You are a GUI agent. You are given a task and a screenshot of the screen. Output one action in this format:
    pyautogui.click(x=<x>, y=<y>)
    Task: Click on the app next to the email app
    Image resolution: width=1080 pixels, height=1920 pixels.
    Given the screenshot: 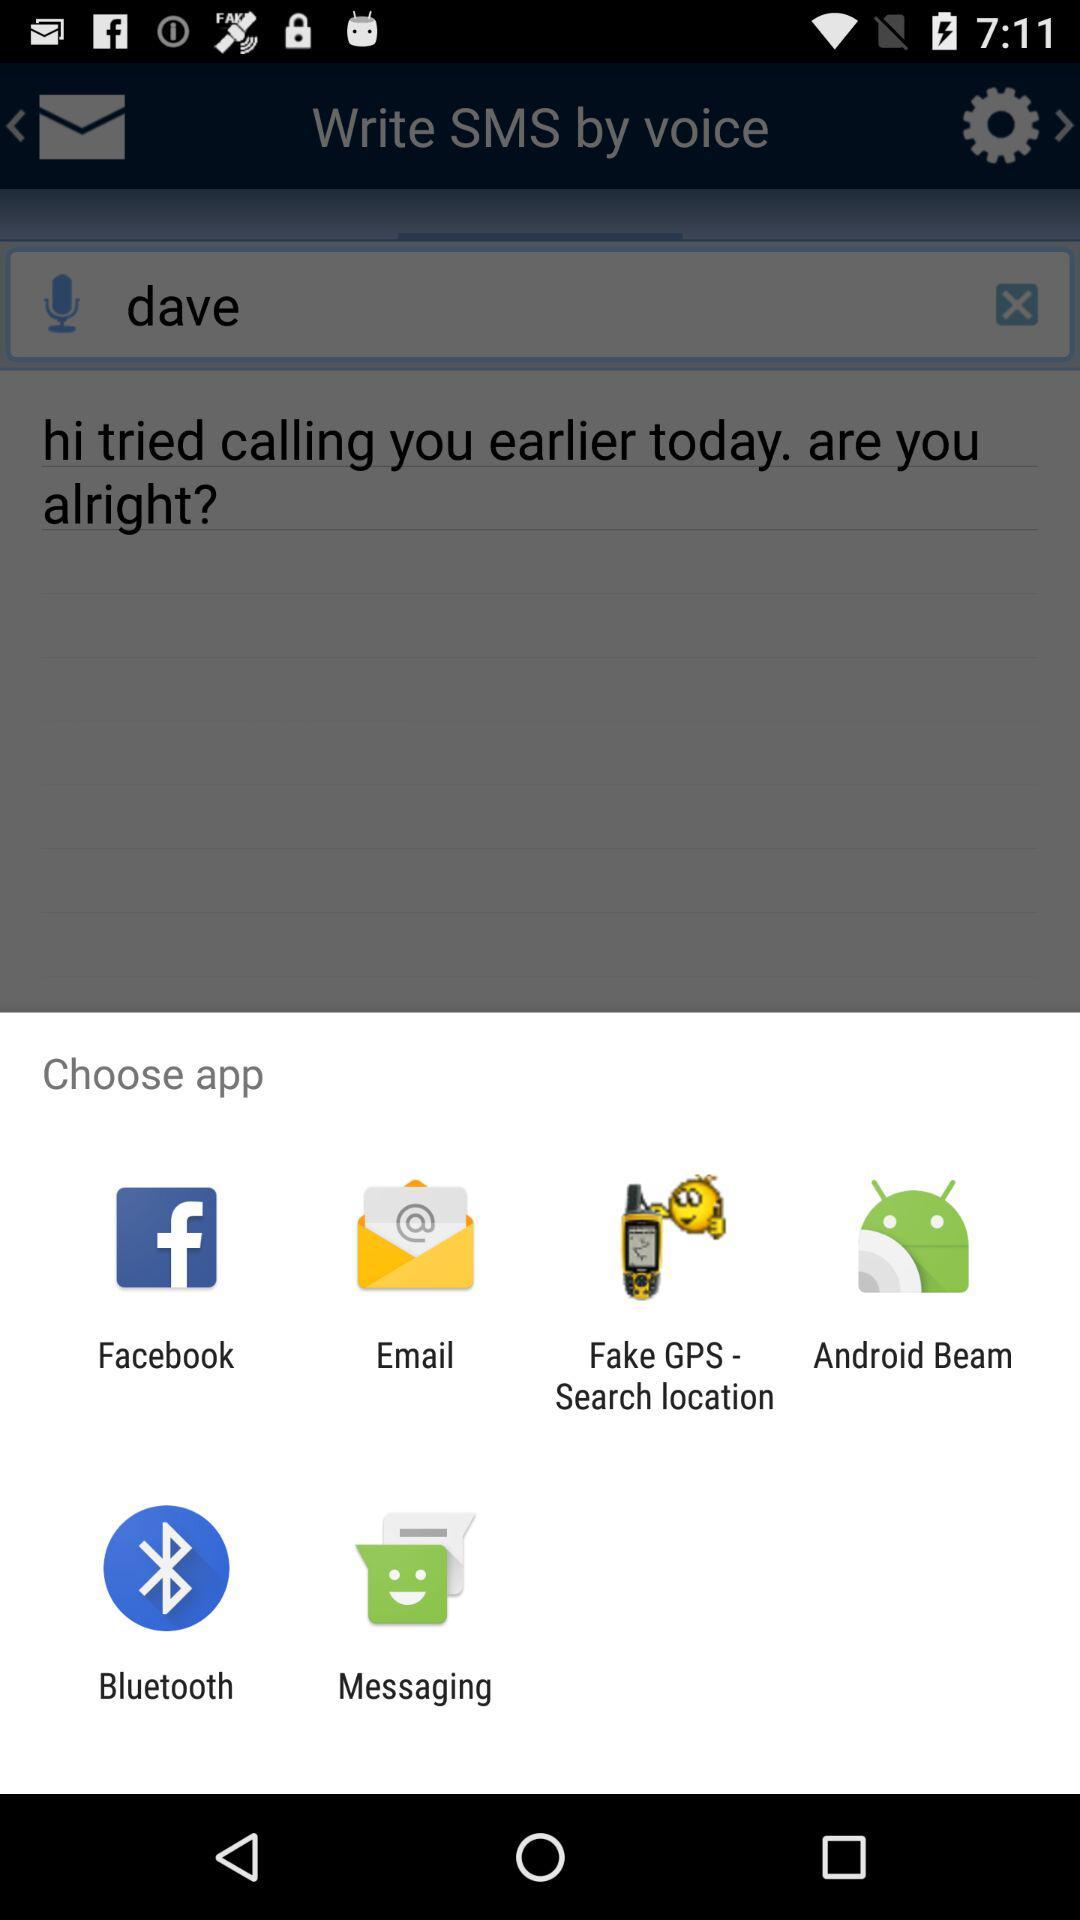 What is the action you would take?
    pyautogui.click(x=165, y=1374)
    